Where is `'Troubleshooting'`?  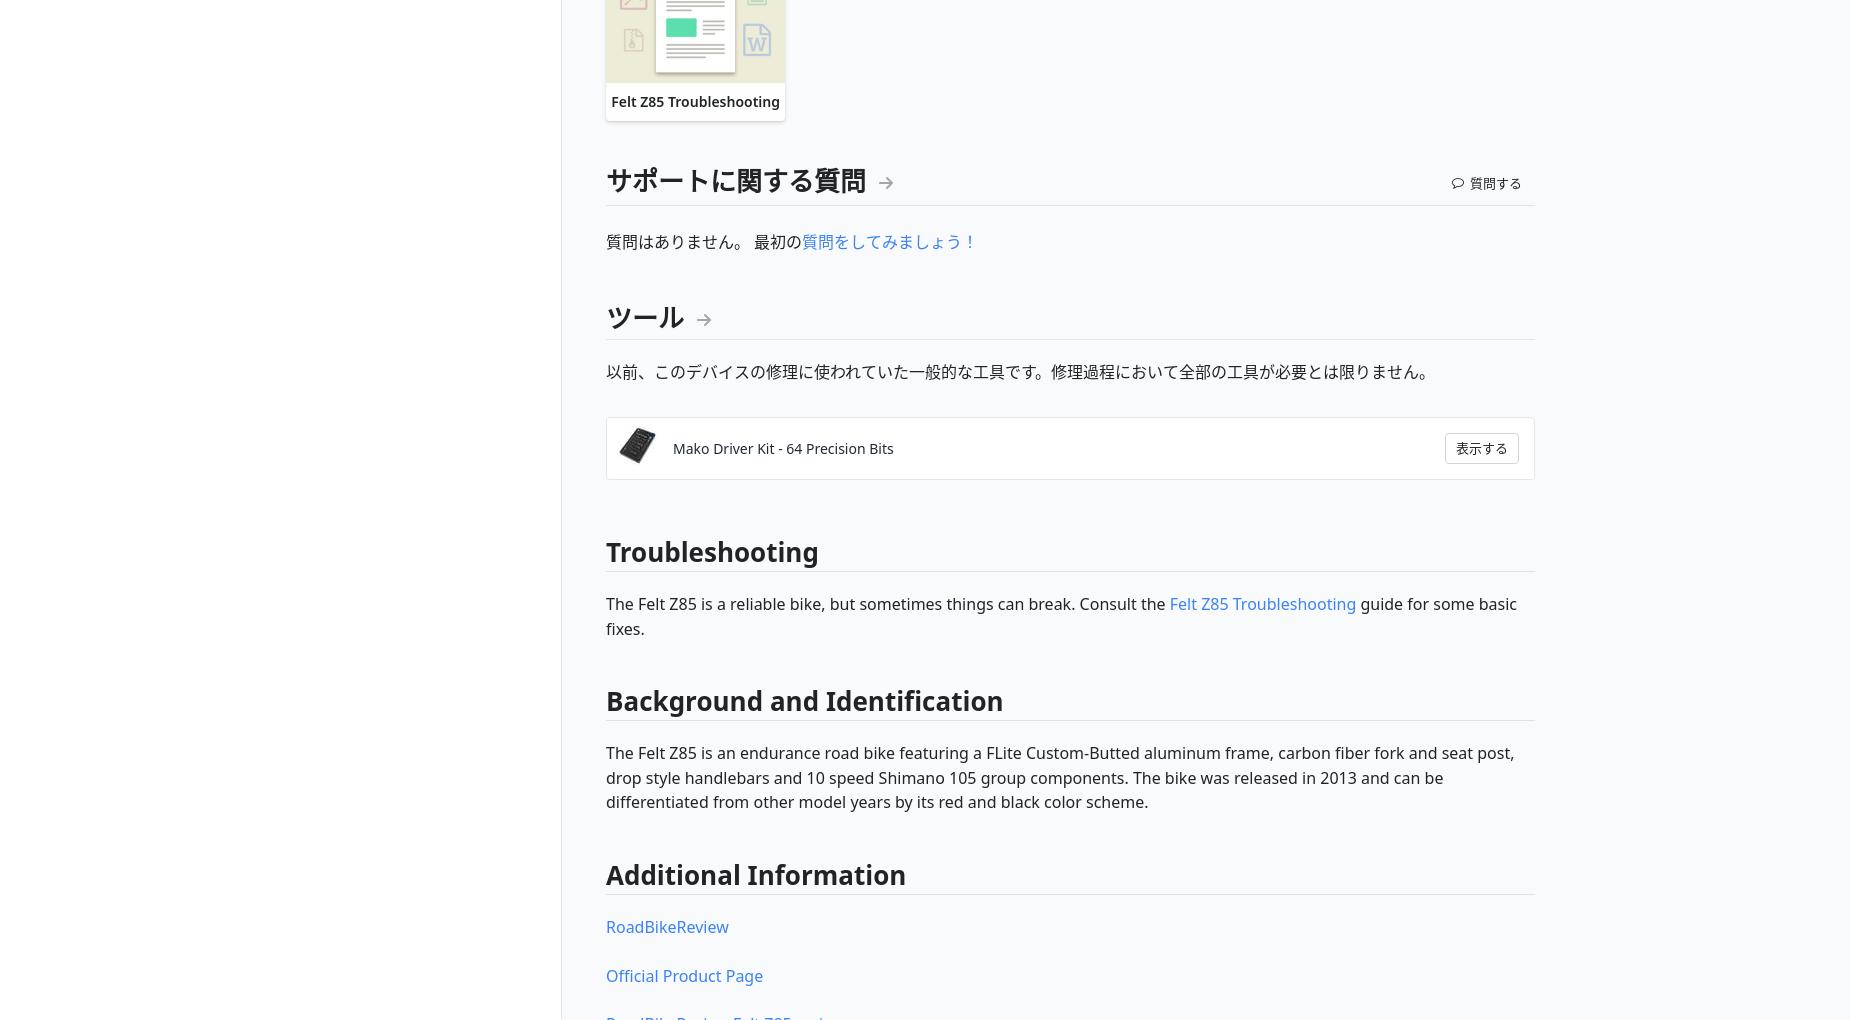
'Troubleshooting' is located at coordinates (606, 551).